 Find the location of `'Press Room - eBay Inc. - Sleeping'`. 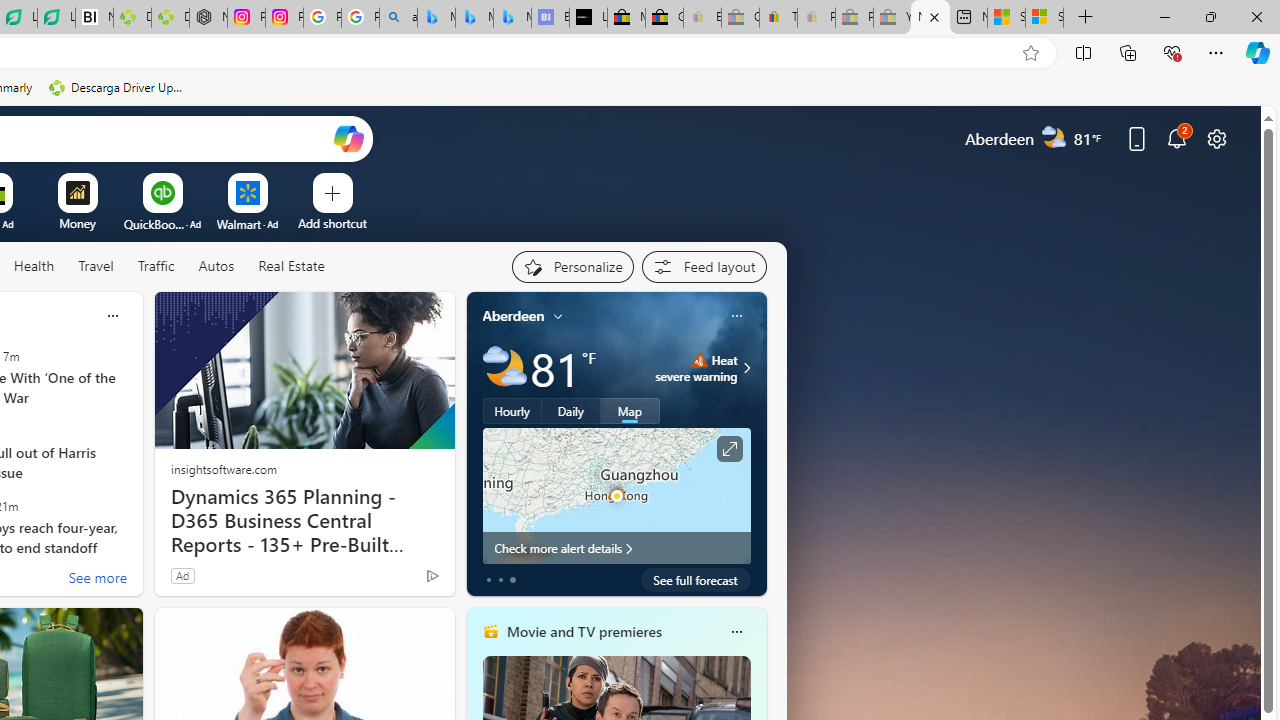

'Press Room - eBay Inc. - Sleeping' is located at coordinates (854, 17).